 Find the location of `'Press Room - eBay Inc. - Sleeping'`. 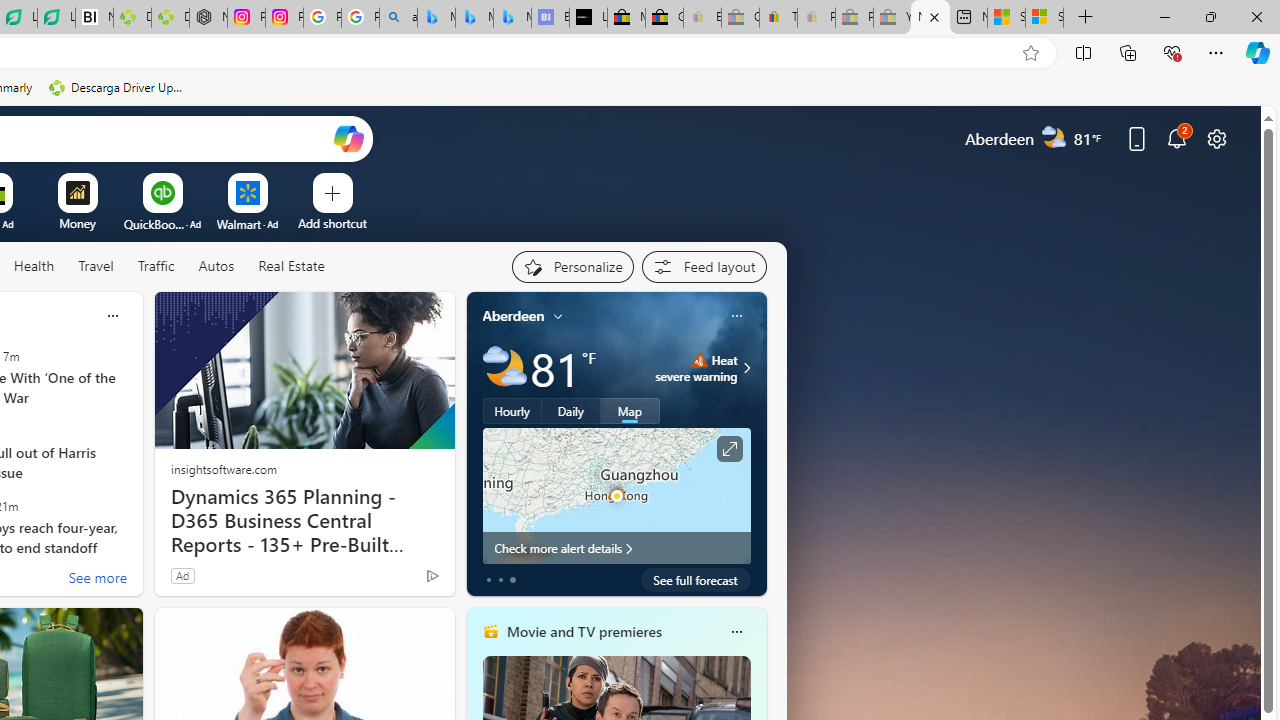

'Press Room - eBay Inc. - Sleeping' is located at coordinates (854, 17).